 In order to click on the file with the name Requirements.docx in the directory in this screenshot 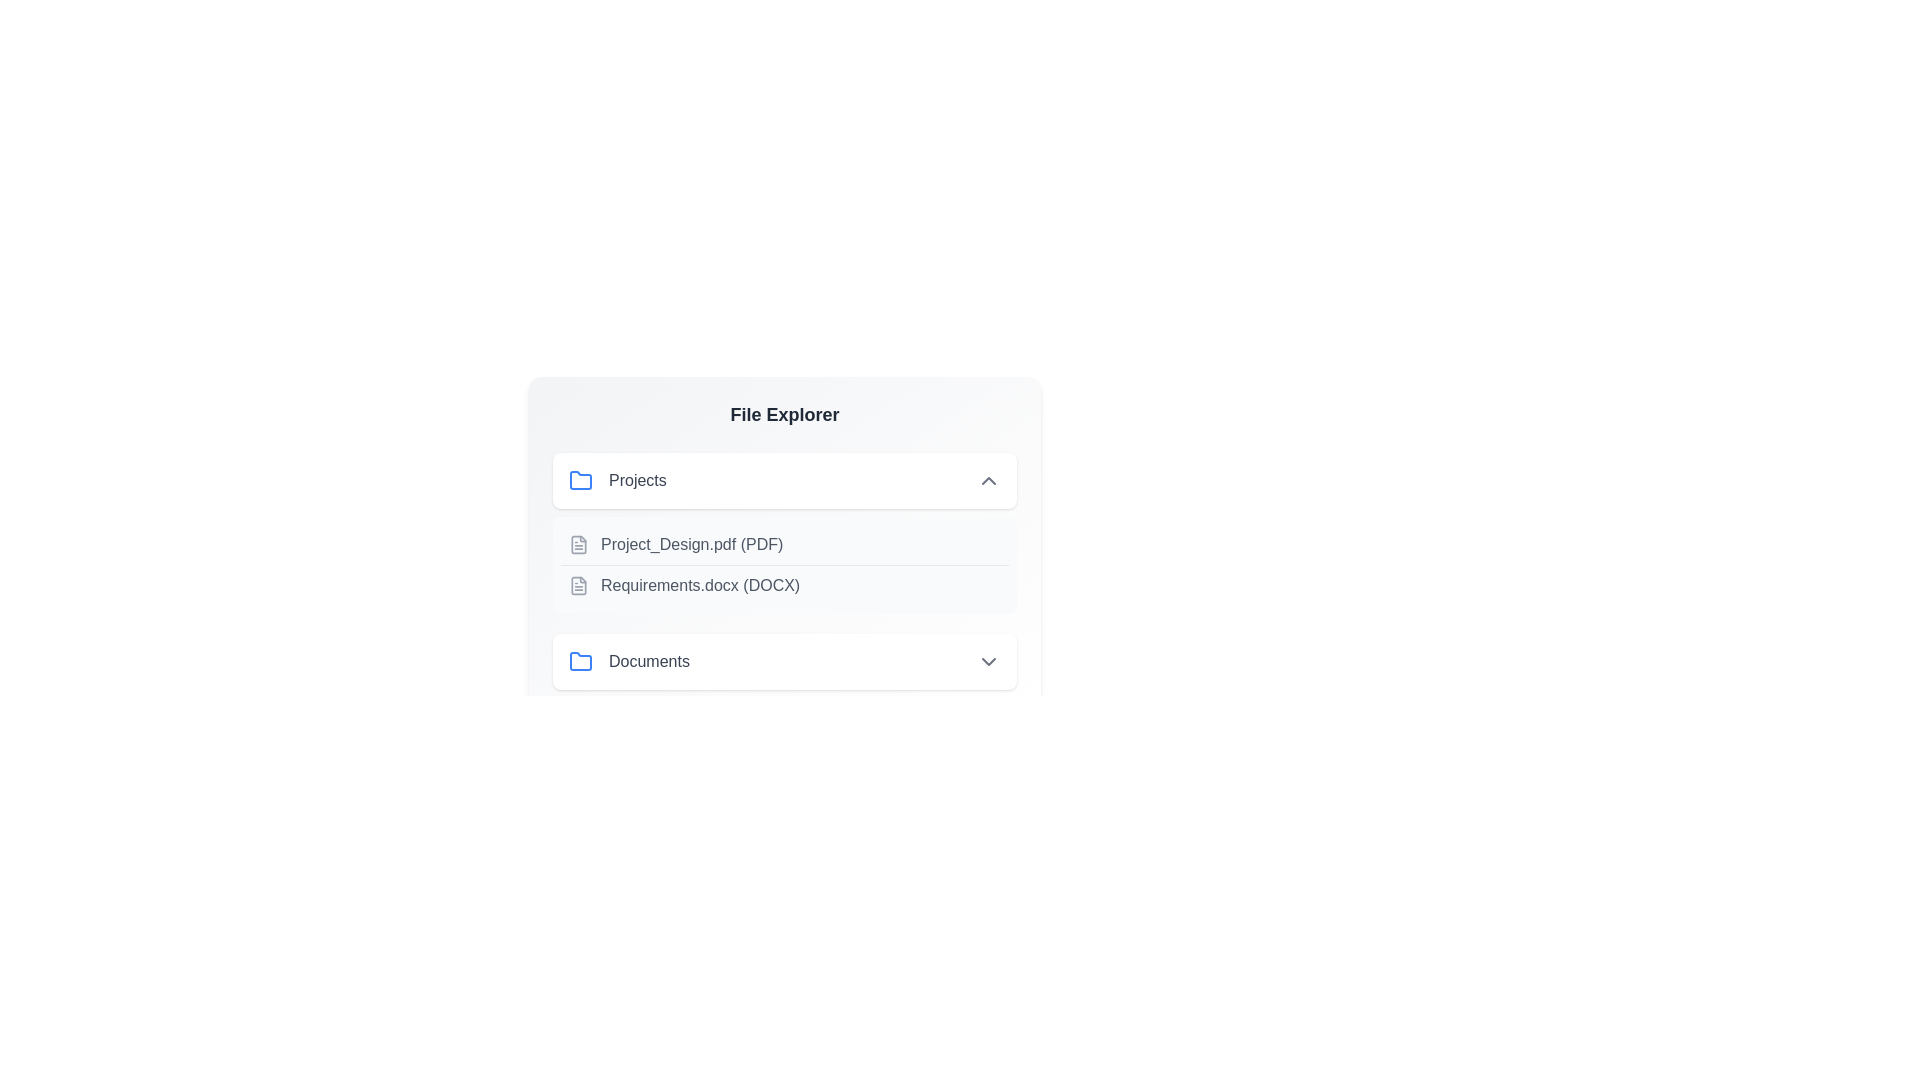, I will do `click(784, 585)`.